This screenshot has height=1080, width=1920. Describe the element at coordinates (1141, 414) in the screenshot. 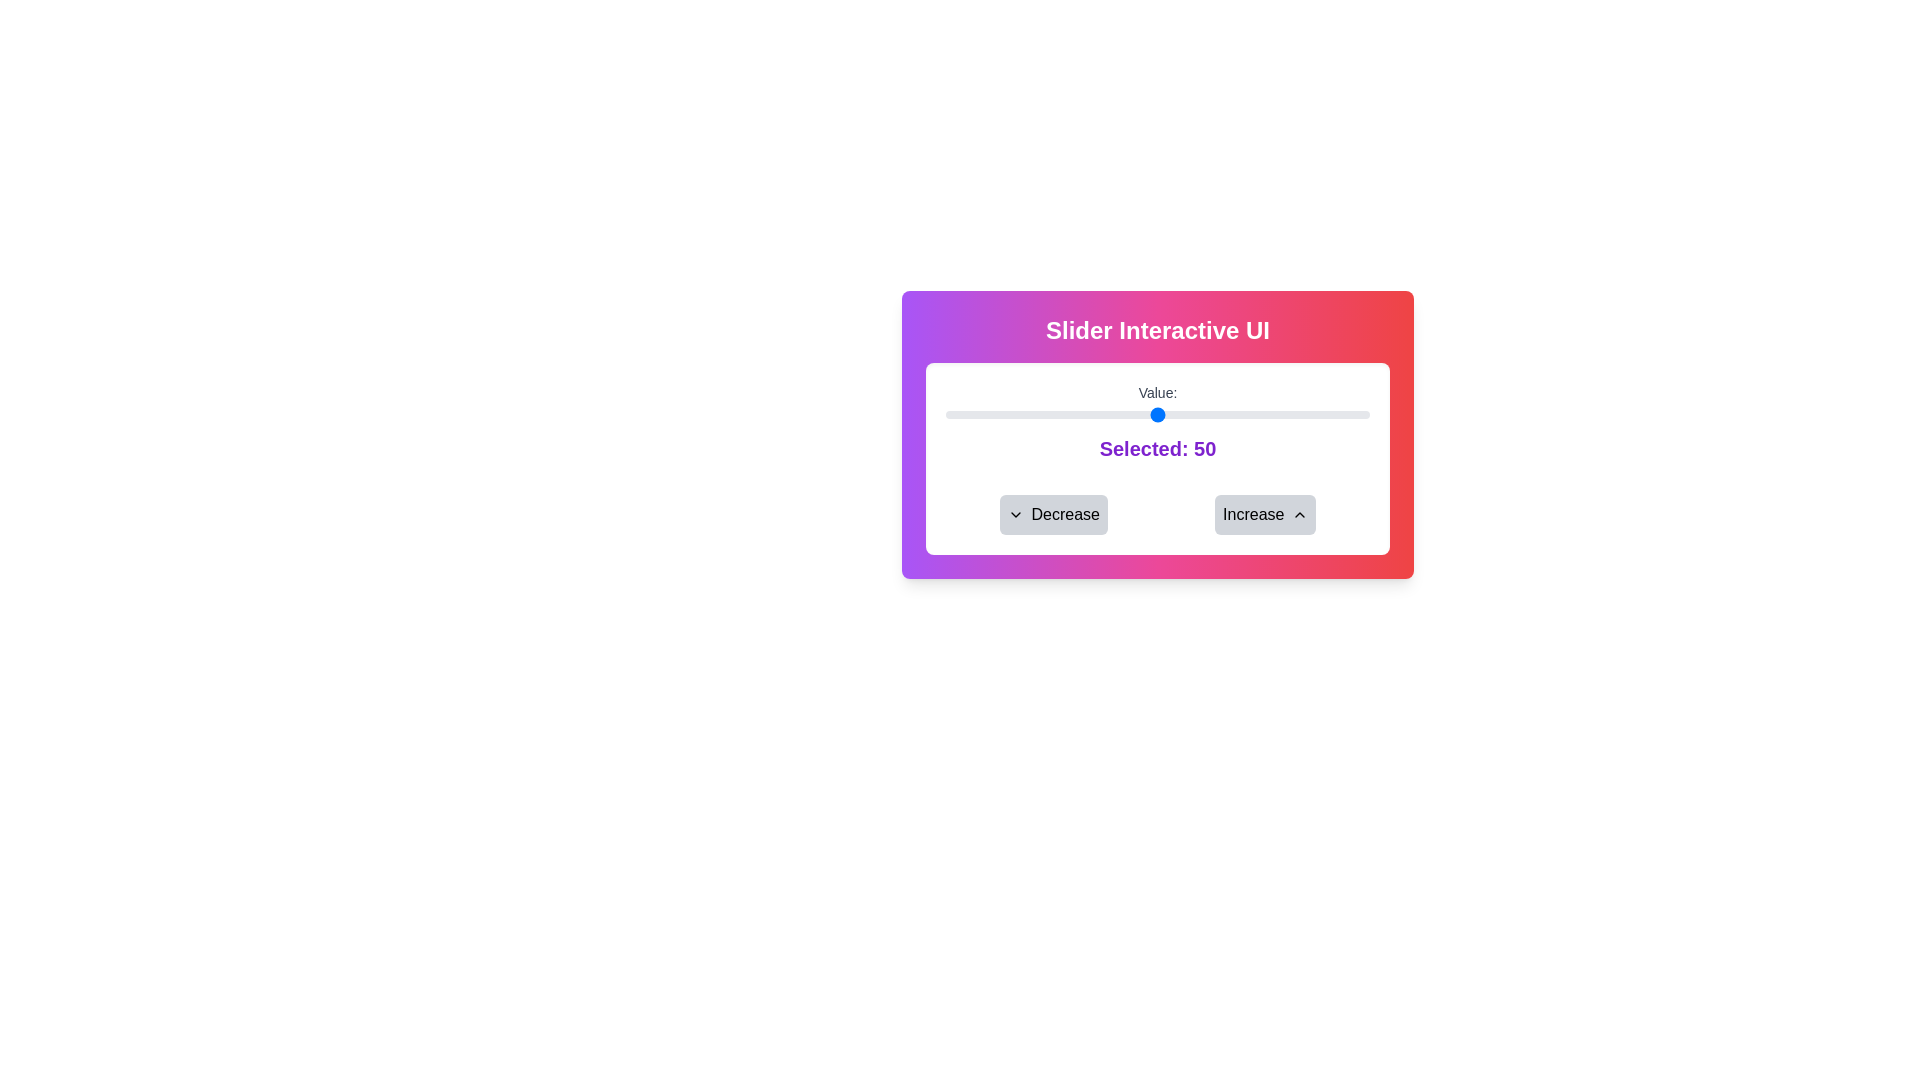

I see `the slider` at that location.